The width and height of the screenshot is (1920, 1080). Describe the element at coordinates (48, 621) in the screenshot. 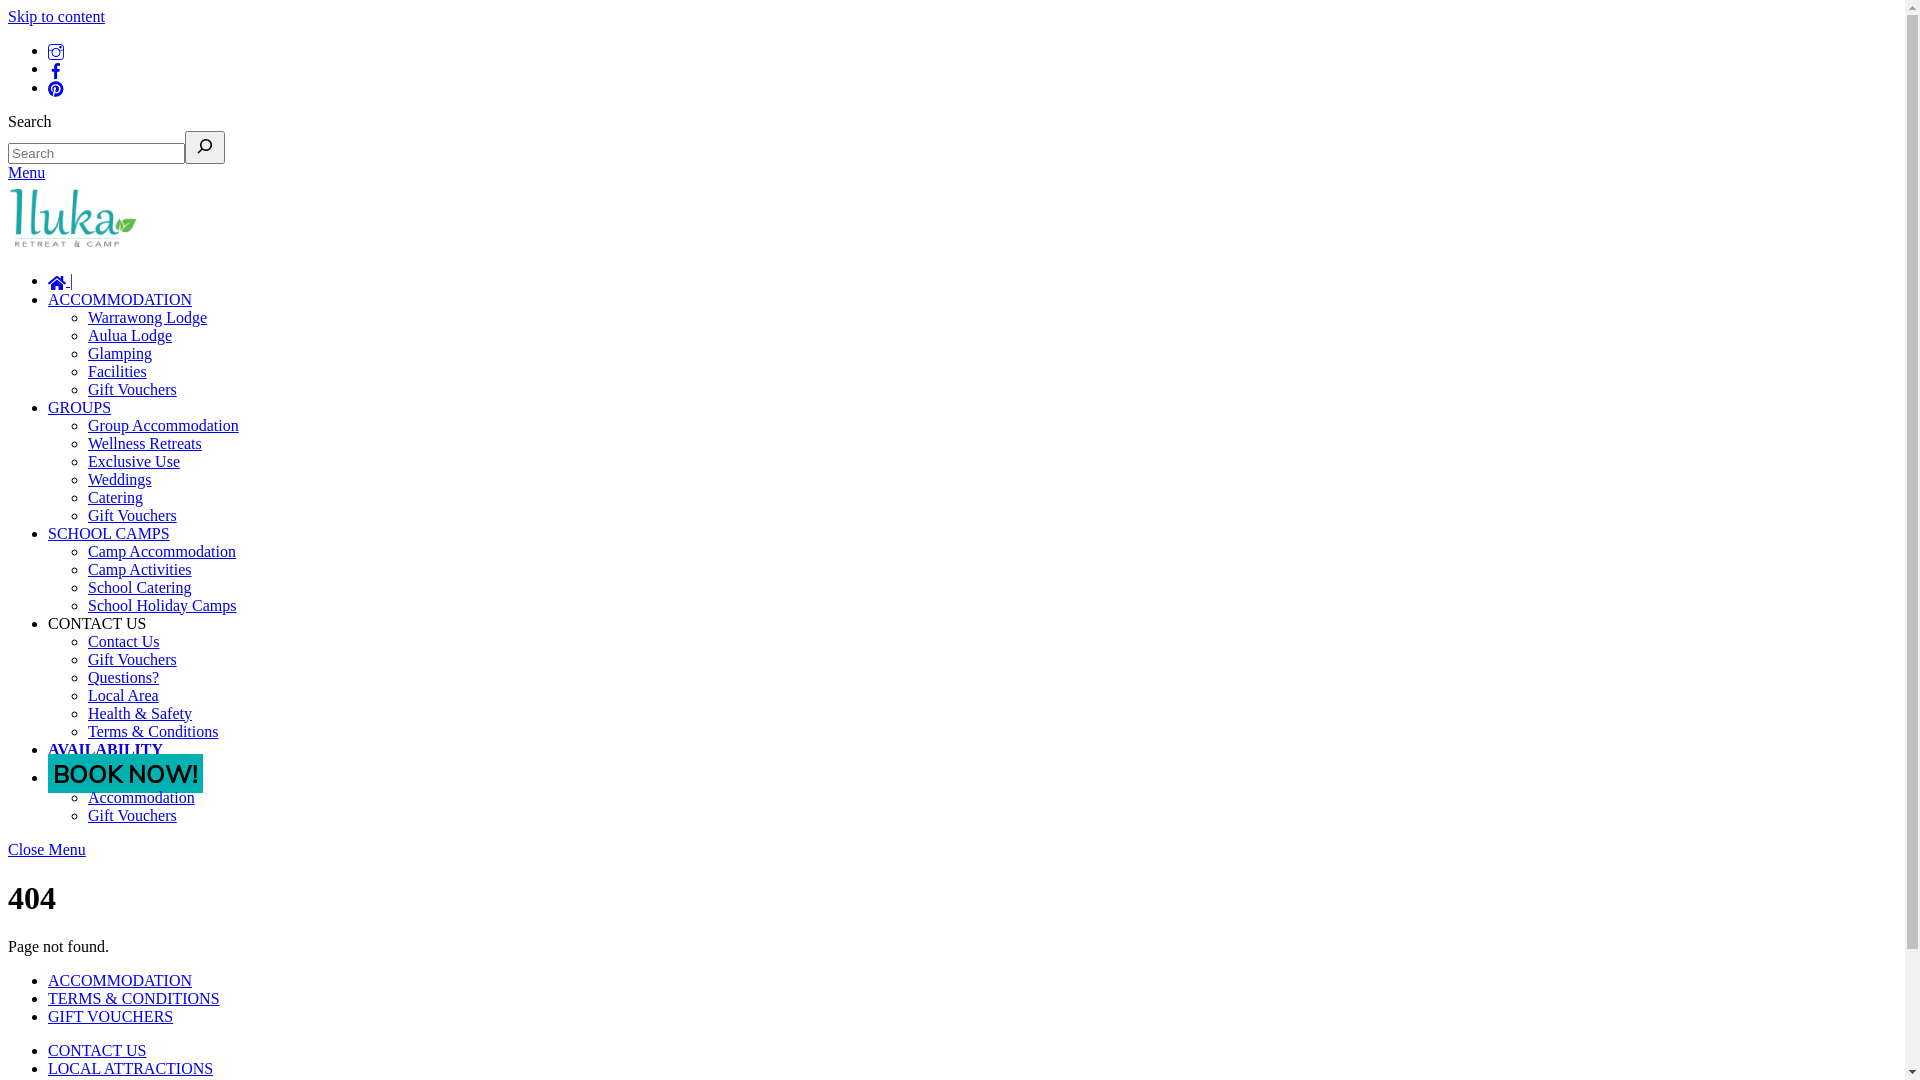

I see `'CONTACT US'` at that location.